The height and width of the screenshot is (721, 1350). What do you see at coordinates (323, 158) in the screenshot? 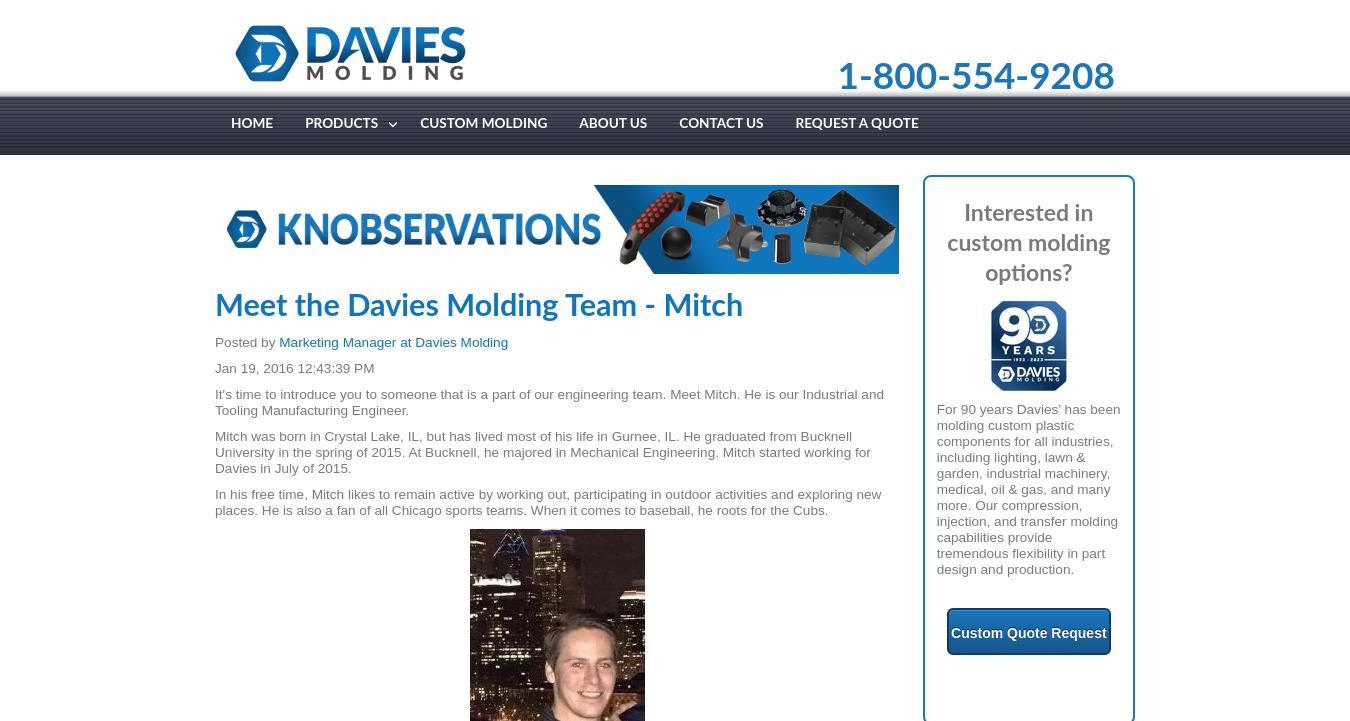
I see `'Knobs'` at bounding box center [323, 158].